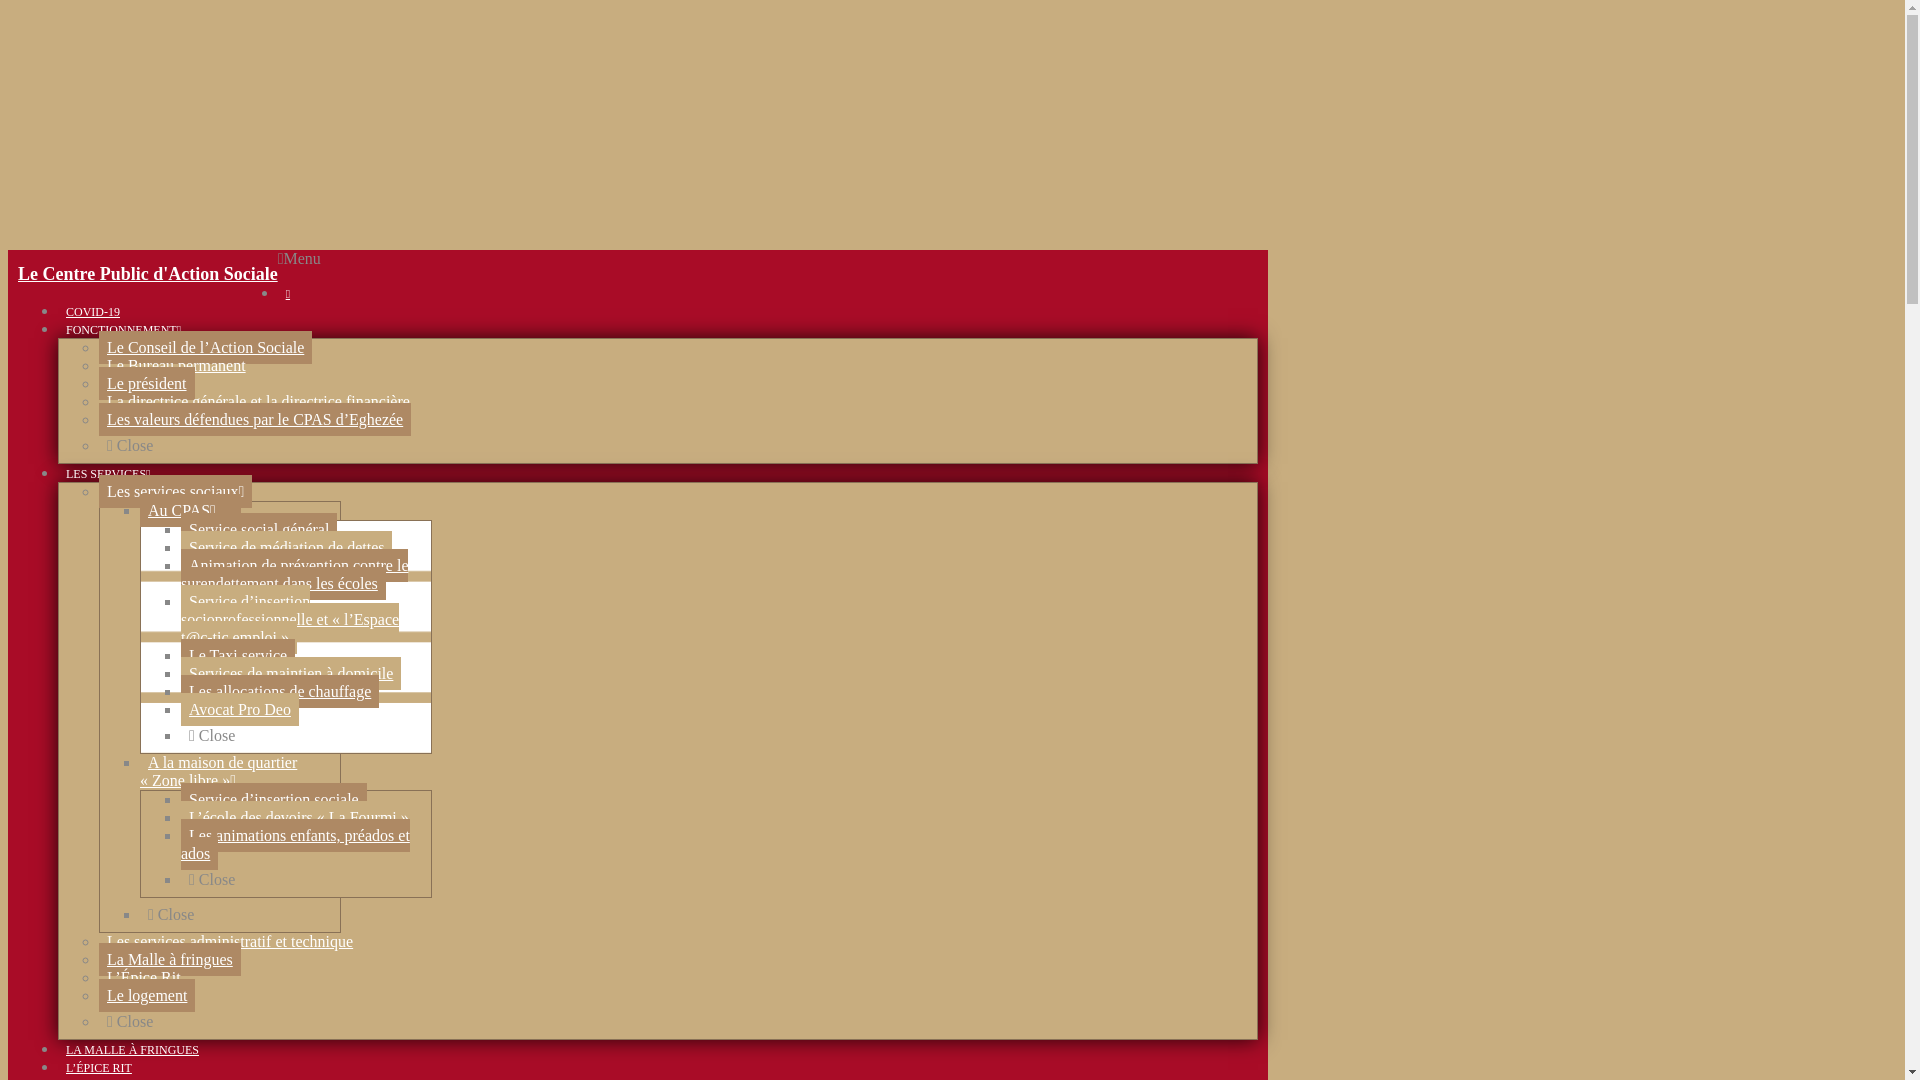  What do you see at coordinates (176, 365) in the screenshot?
I see `'Le Bureau permanent'` at bounding box center [176, 365].